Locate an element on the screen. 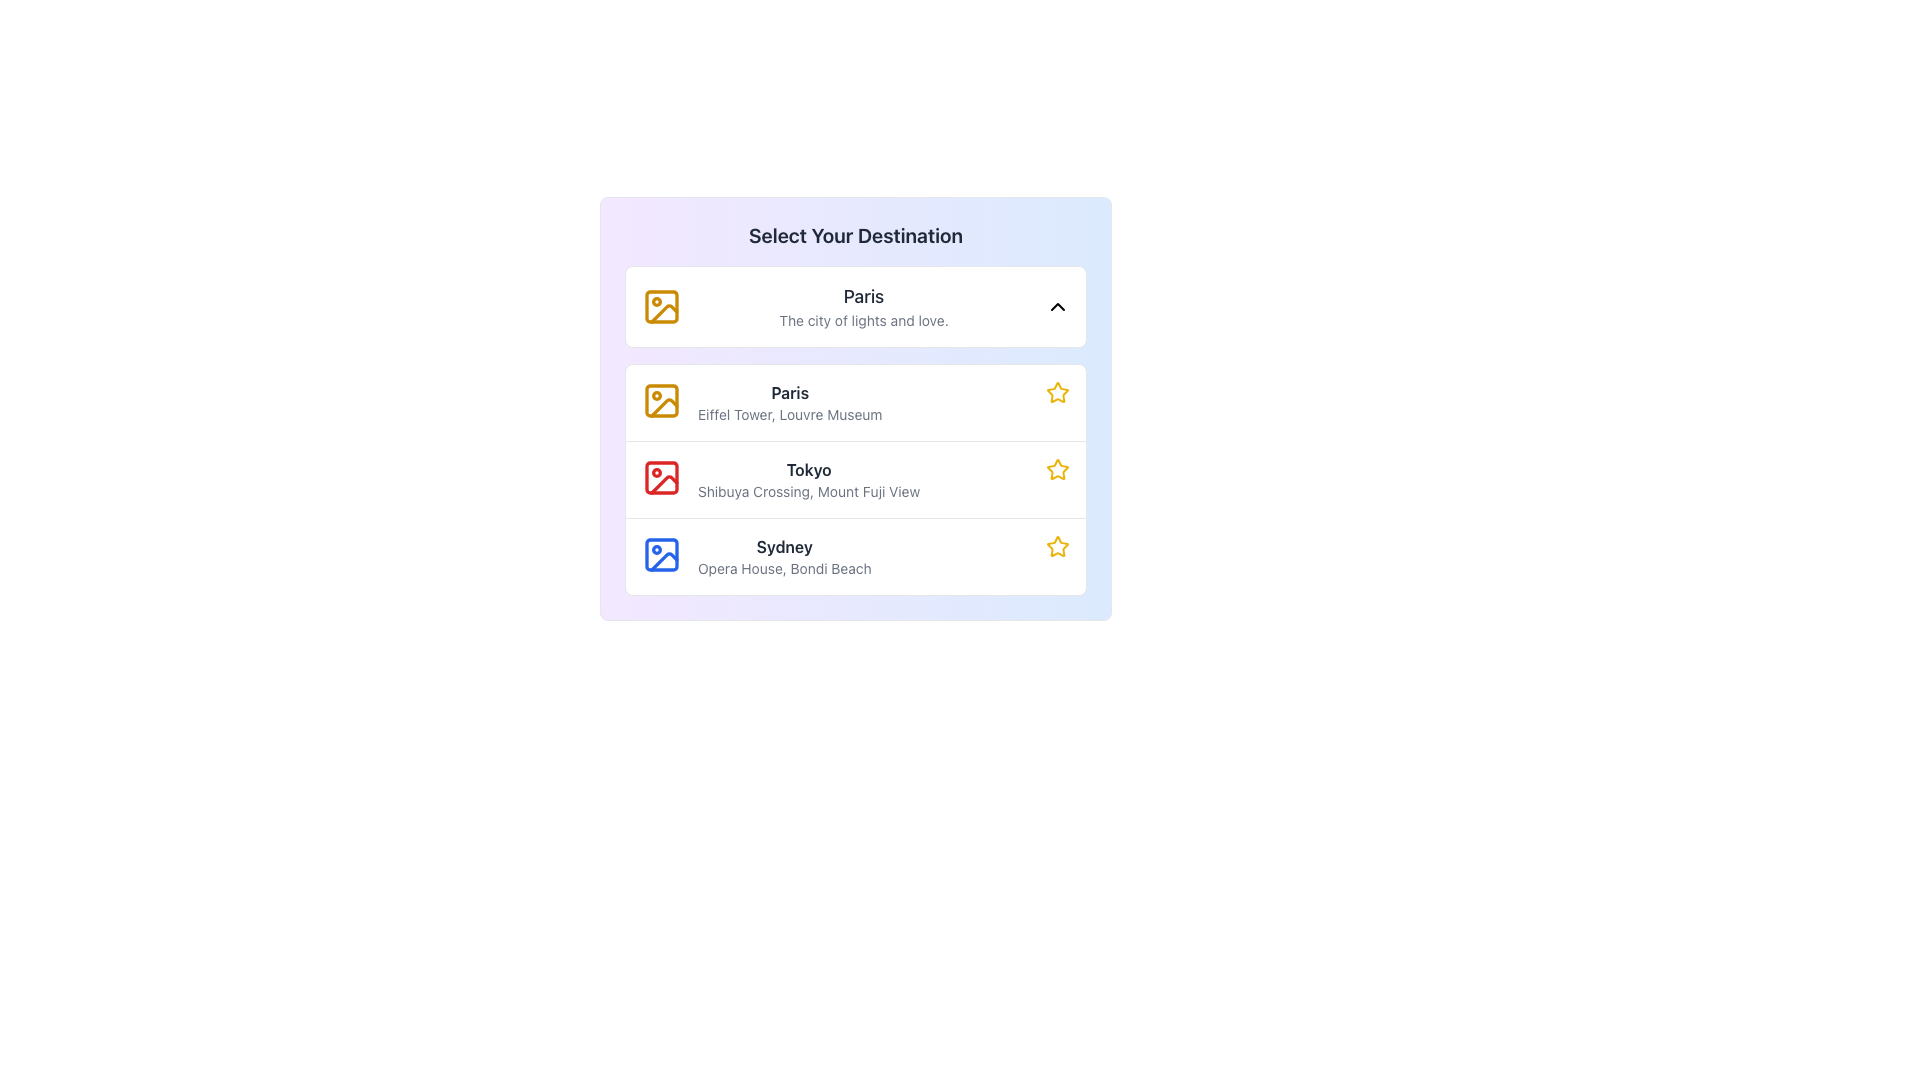 This screenshot has height=1080, width=1920. the interactive star icon located at the far right of the row containing 'Sydney' and 'Opera House, Bondi Beach', which is the third item in a vertical list within a light blue card layout is located at coordinates (1056, 547).